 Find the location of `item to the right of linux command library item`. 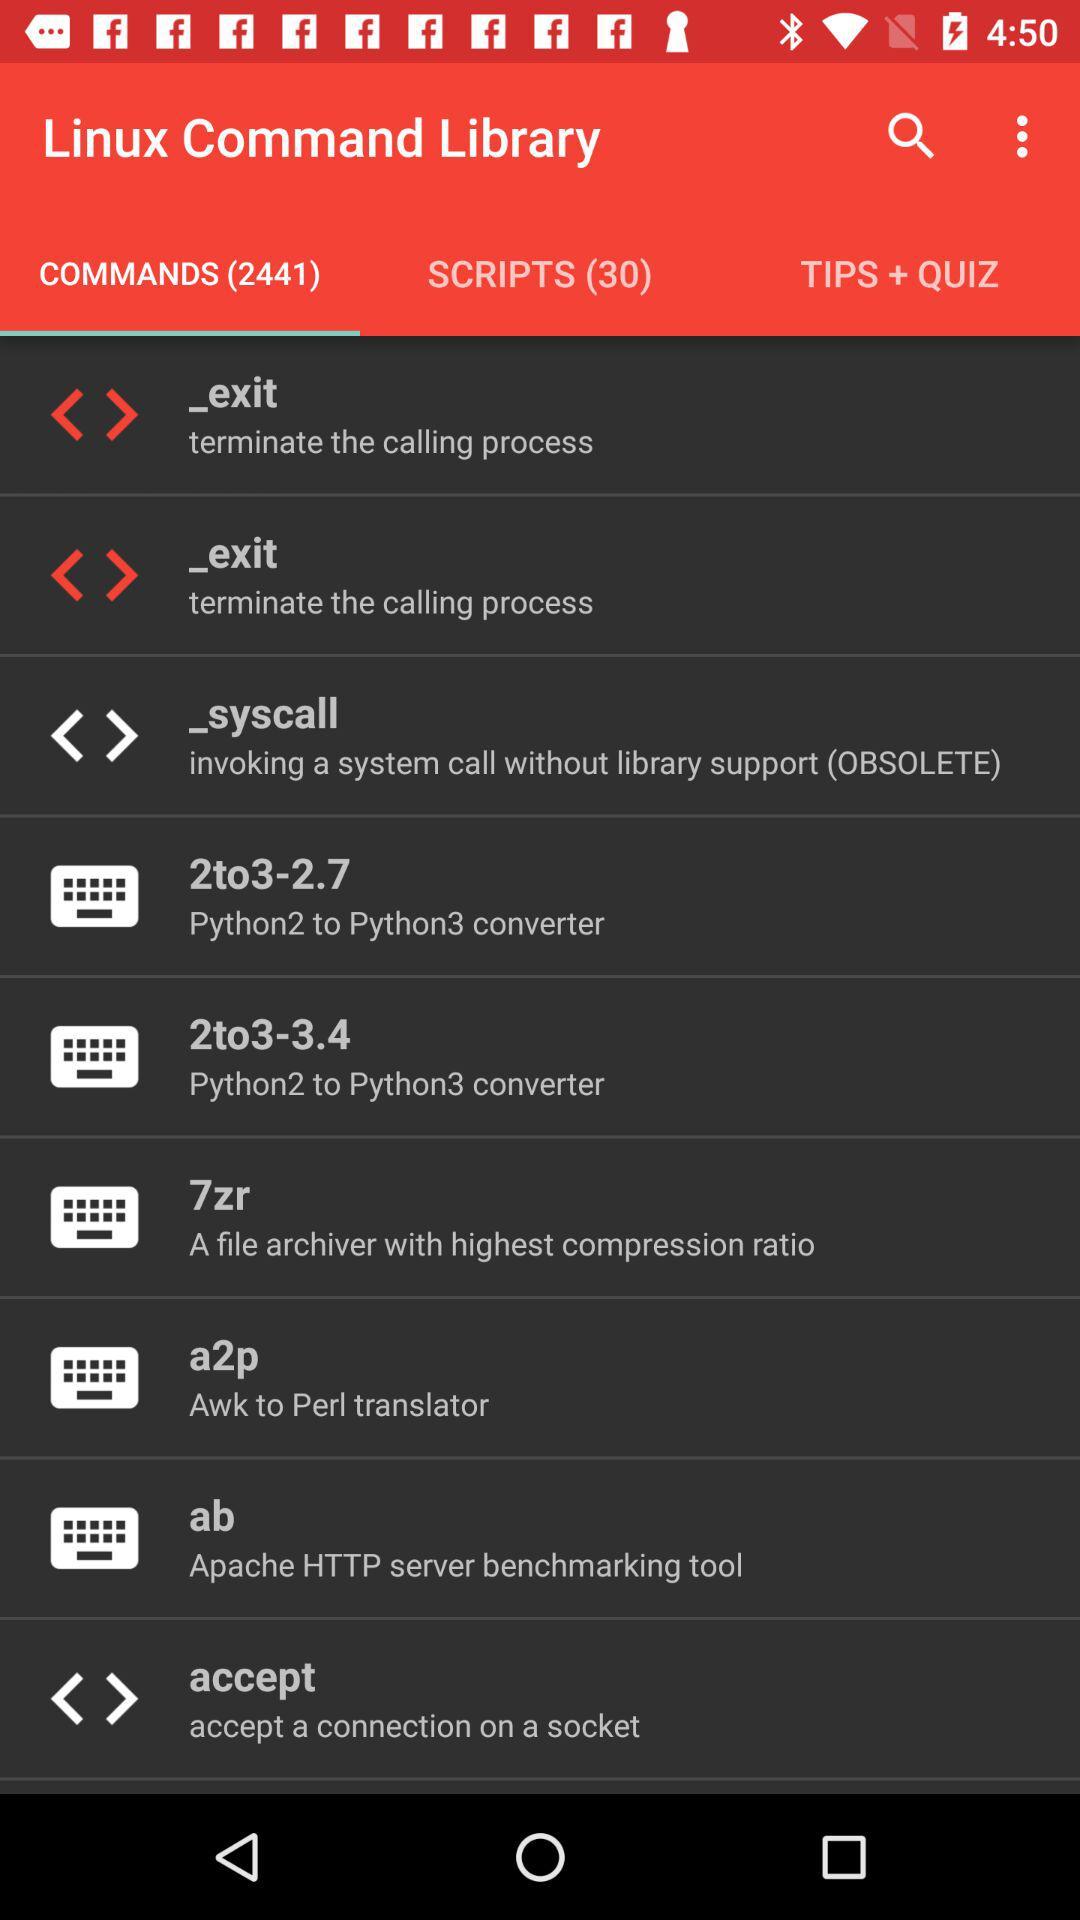

item to the right of linux command library item is located at coordinates (911, 135).